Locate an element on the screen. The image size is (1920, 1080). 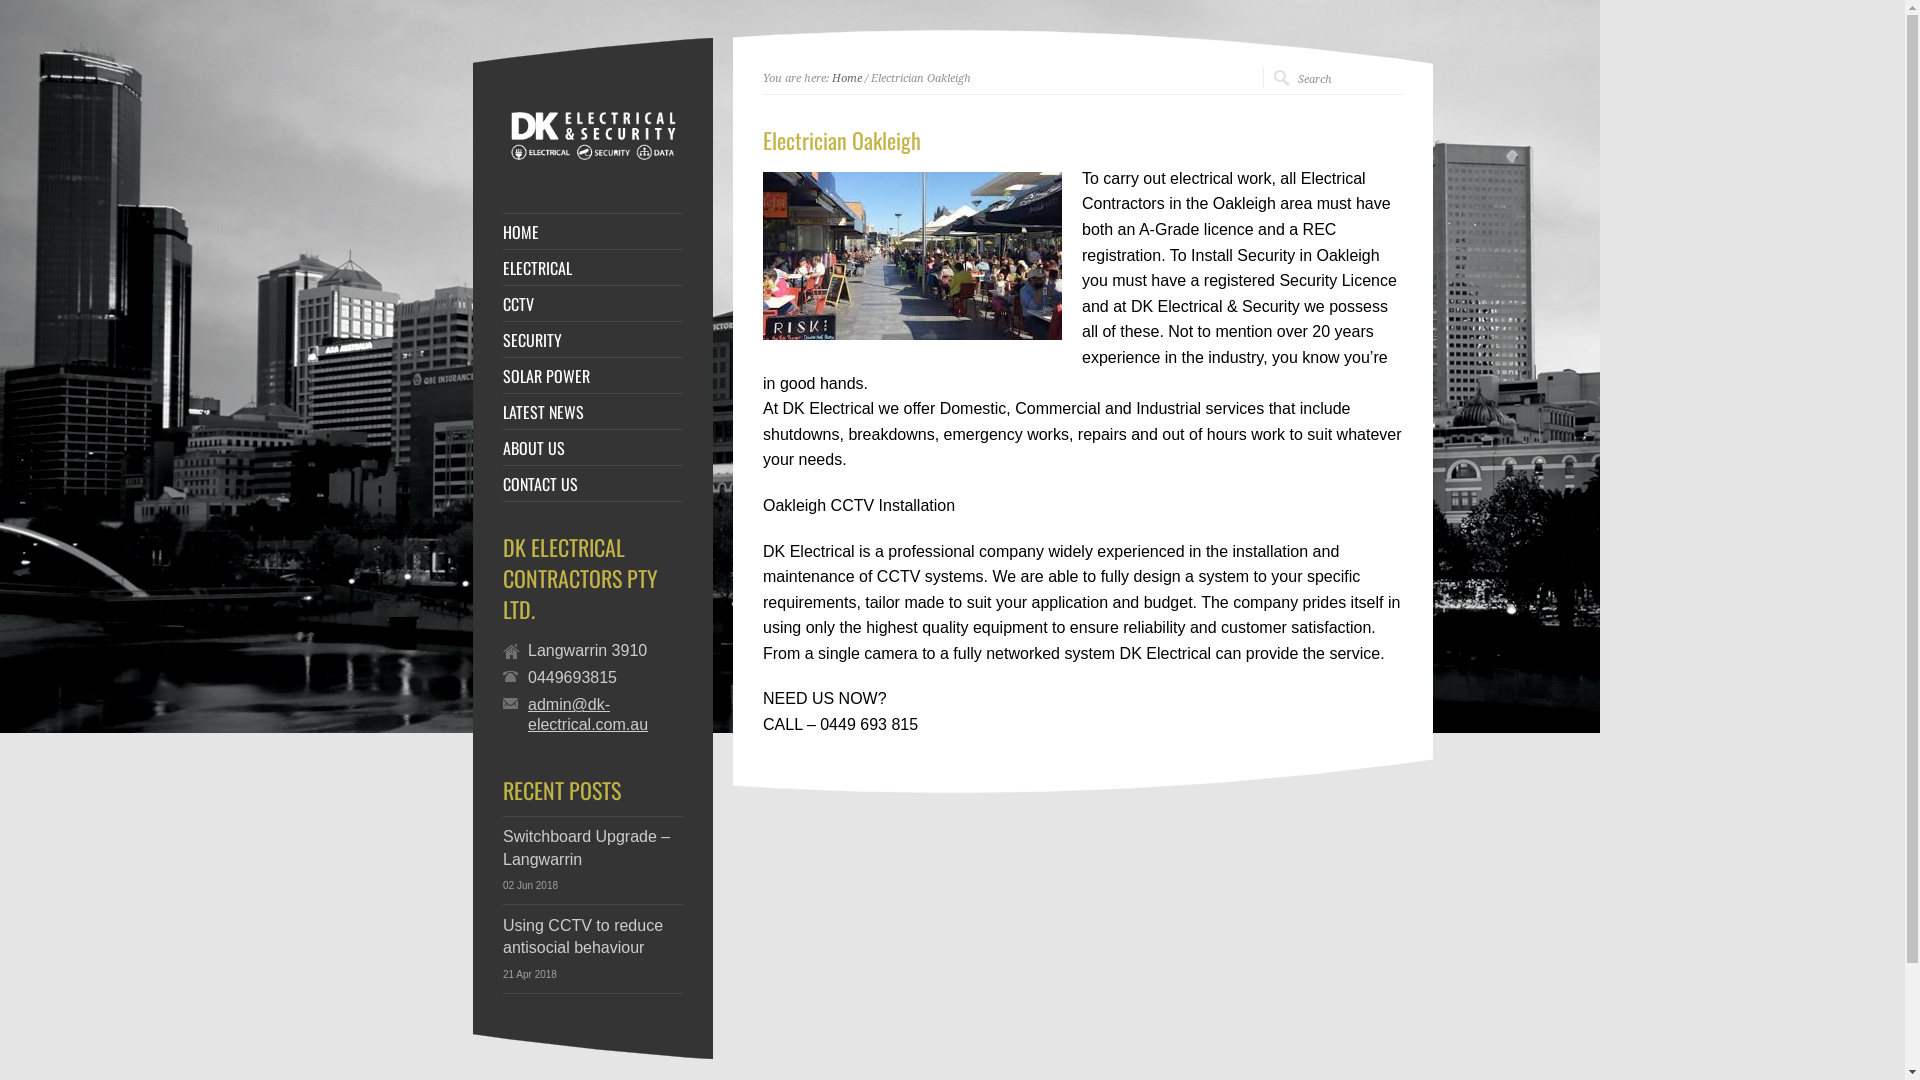
'LATEST NEWS' is located at coordinates (592, 411).